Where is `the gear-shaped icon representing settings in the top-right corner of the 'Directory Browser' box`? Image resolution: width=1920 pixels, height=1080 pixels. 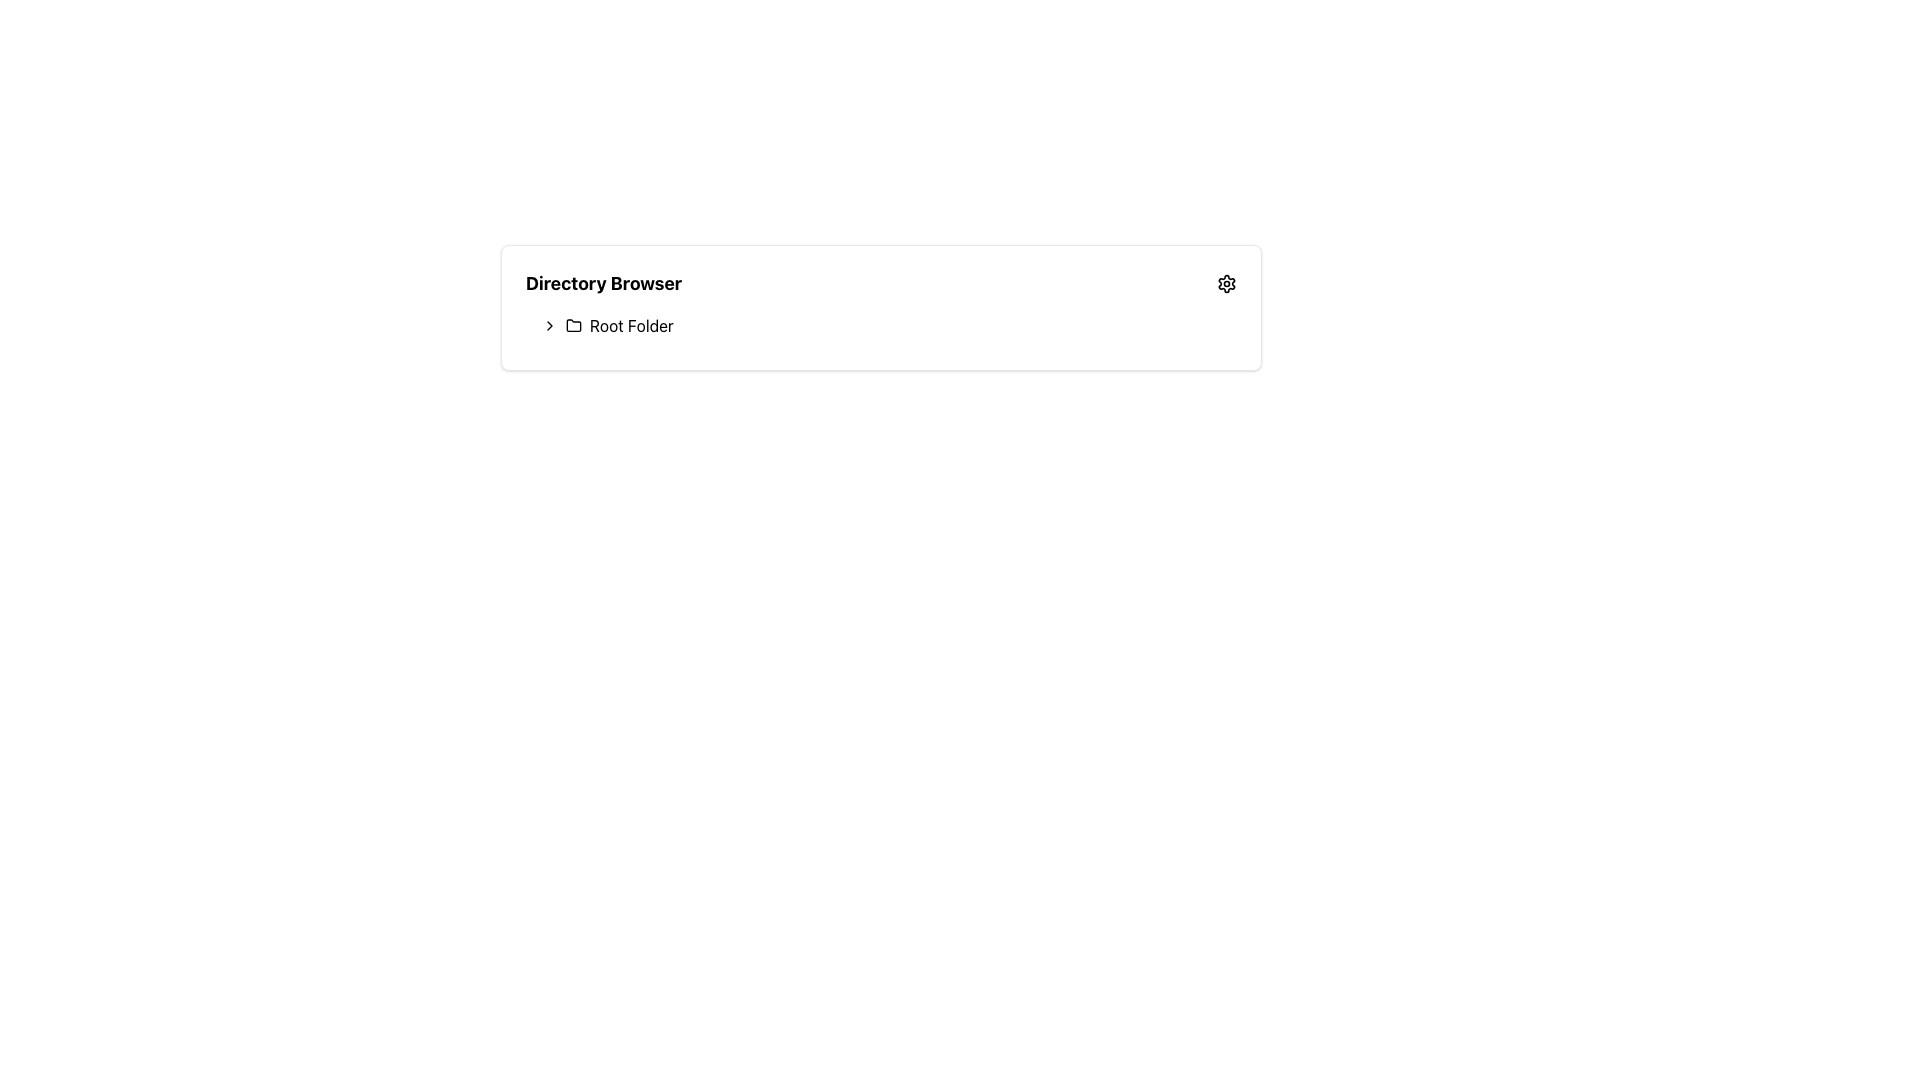
the gear-shaped icon representing settings in the top-right corner of the 'Directory Browser' box is located at coordinates (1226, 284).